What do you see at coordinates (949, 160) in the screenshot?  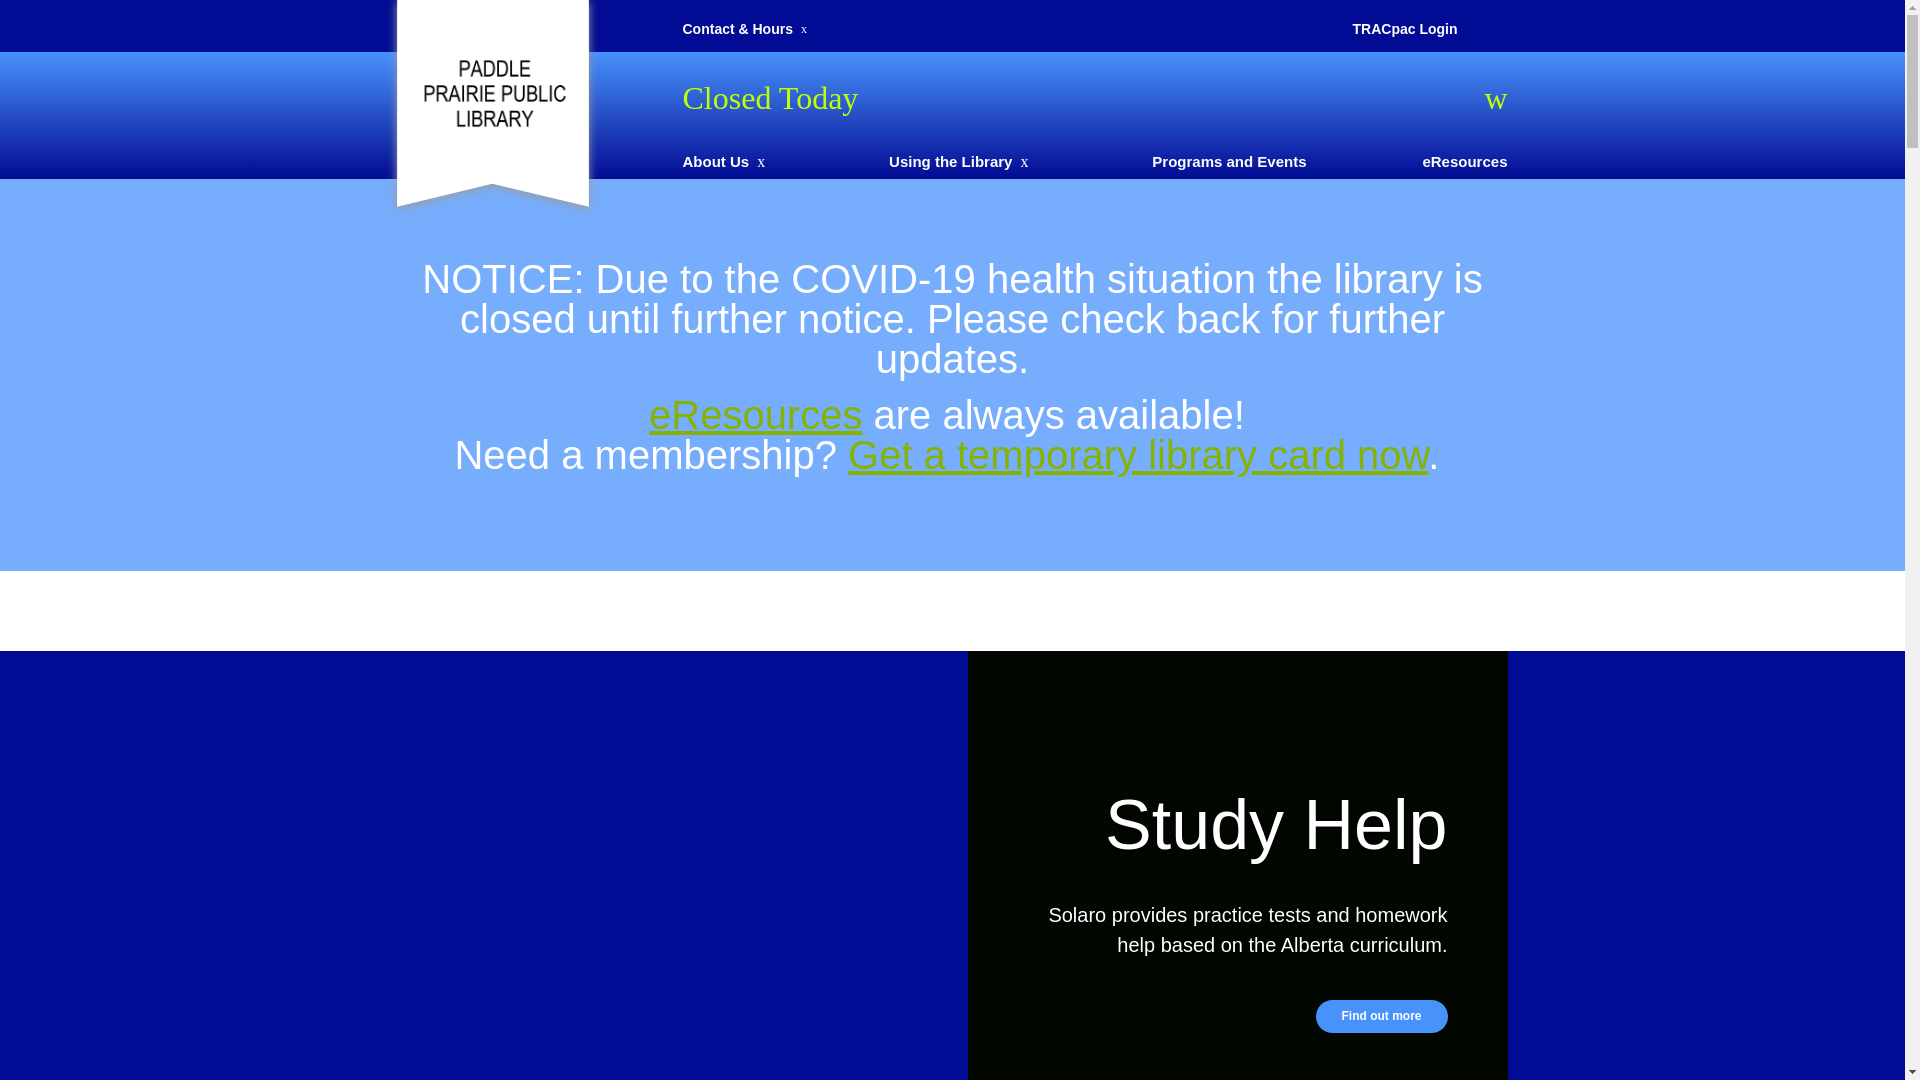 I see `'Using the Library'` at bounding box center [949, 160].